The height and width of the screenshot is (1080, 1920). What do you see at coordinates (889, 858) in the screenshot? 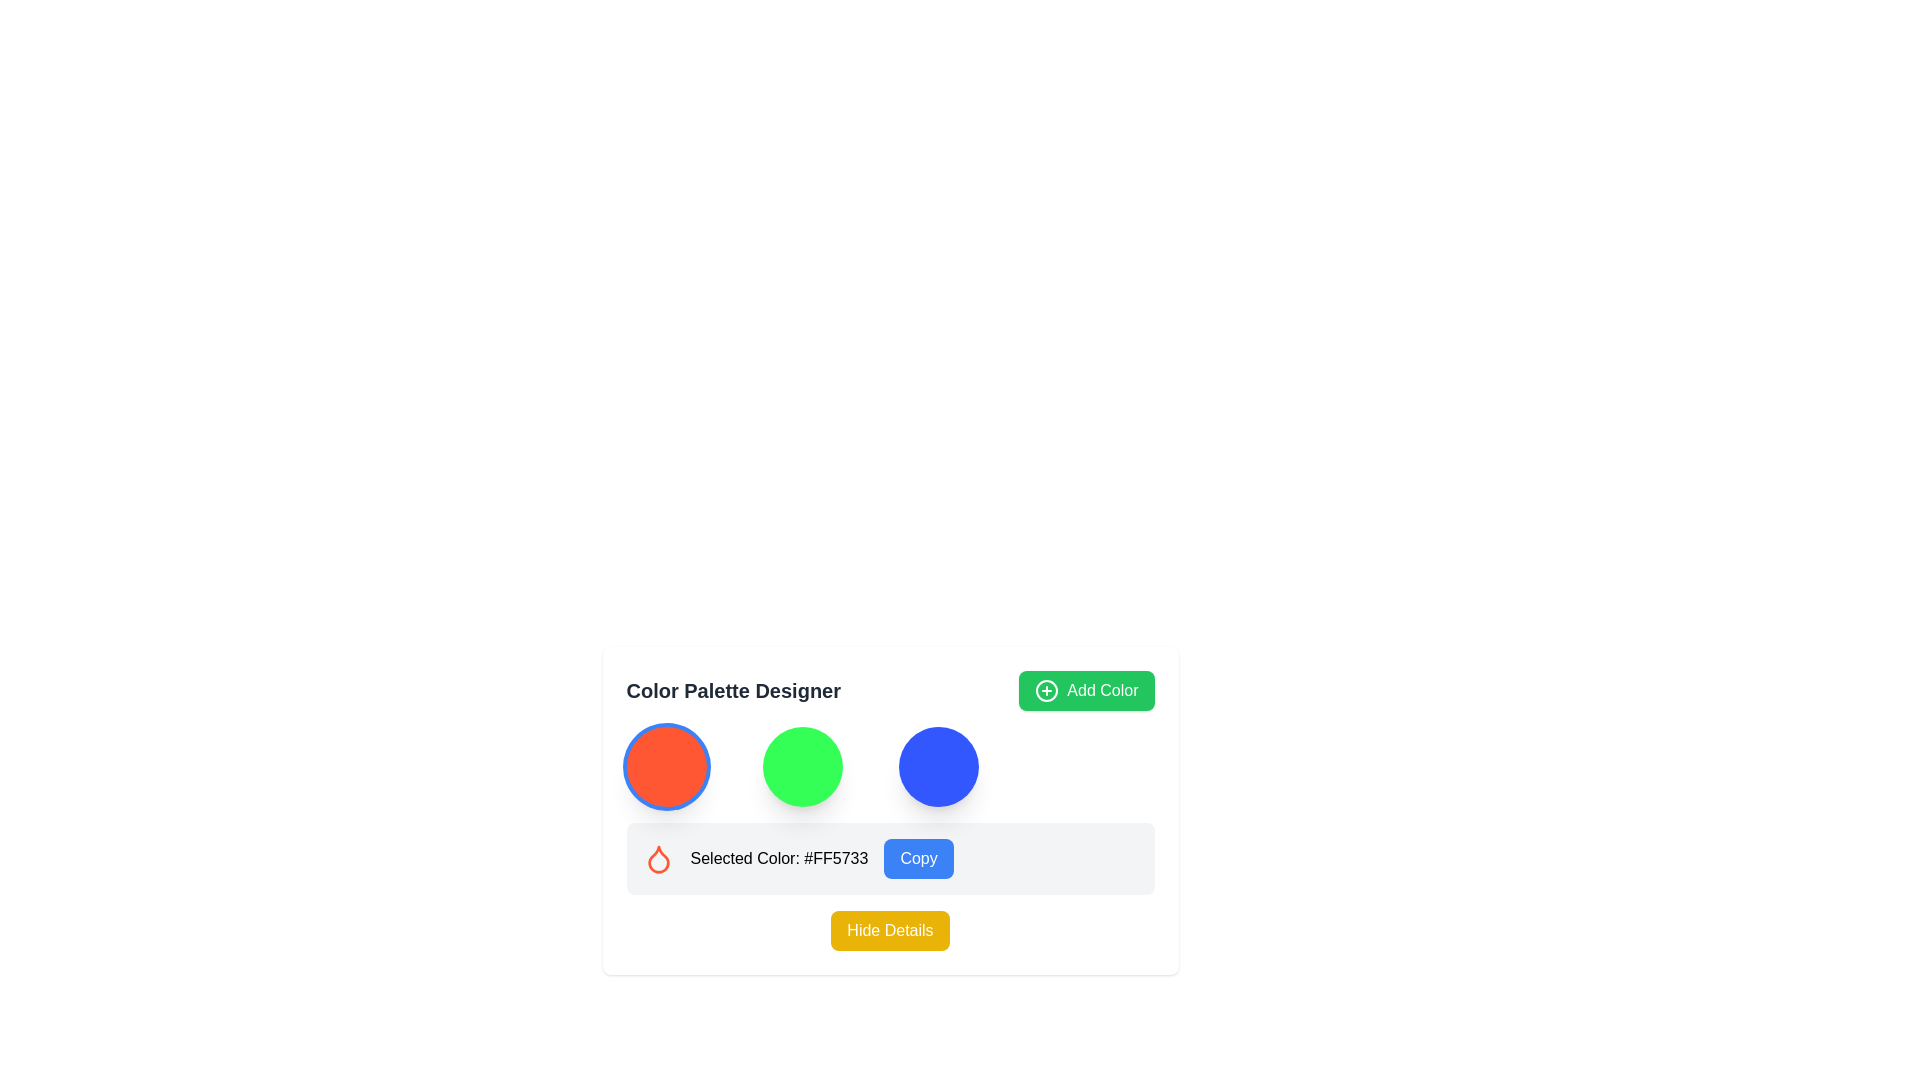
I see `color code displayed in the informational row, which shows 'Selected Color: #FF5733' with a red droplet icon and a 'Copy' button` at bounding box center [889, 858].